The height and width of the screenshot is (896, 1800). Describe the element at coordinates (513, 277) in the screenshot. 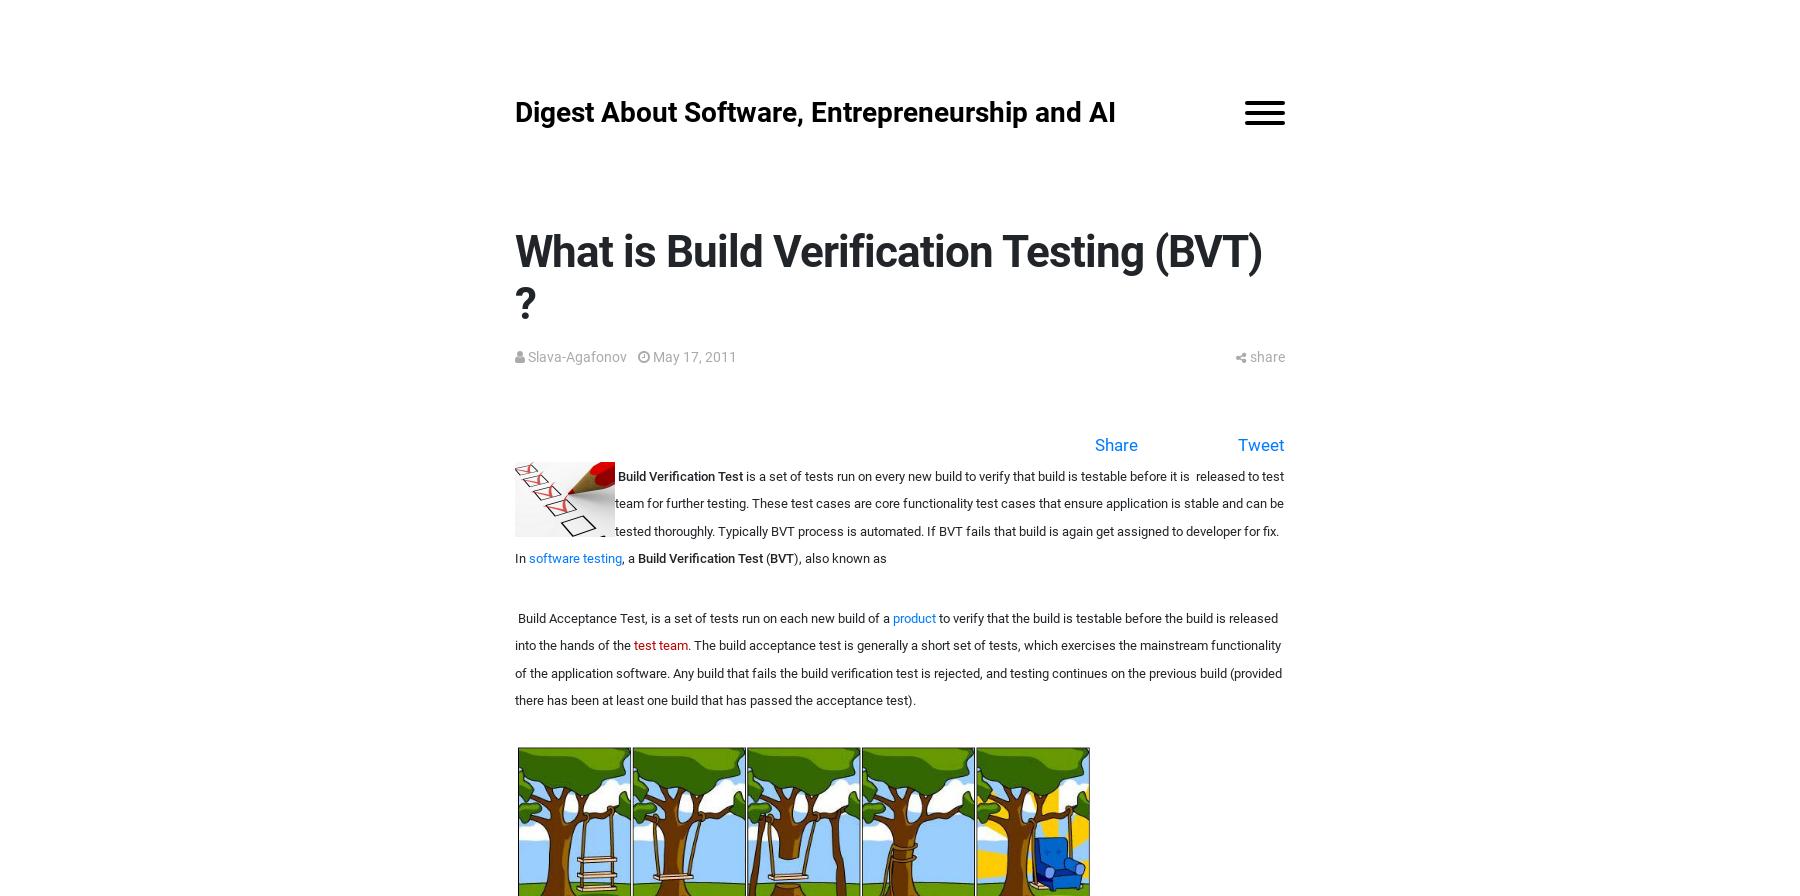

I see `'What is Build Verification Testing (BVT) ?'` at that location.